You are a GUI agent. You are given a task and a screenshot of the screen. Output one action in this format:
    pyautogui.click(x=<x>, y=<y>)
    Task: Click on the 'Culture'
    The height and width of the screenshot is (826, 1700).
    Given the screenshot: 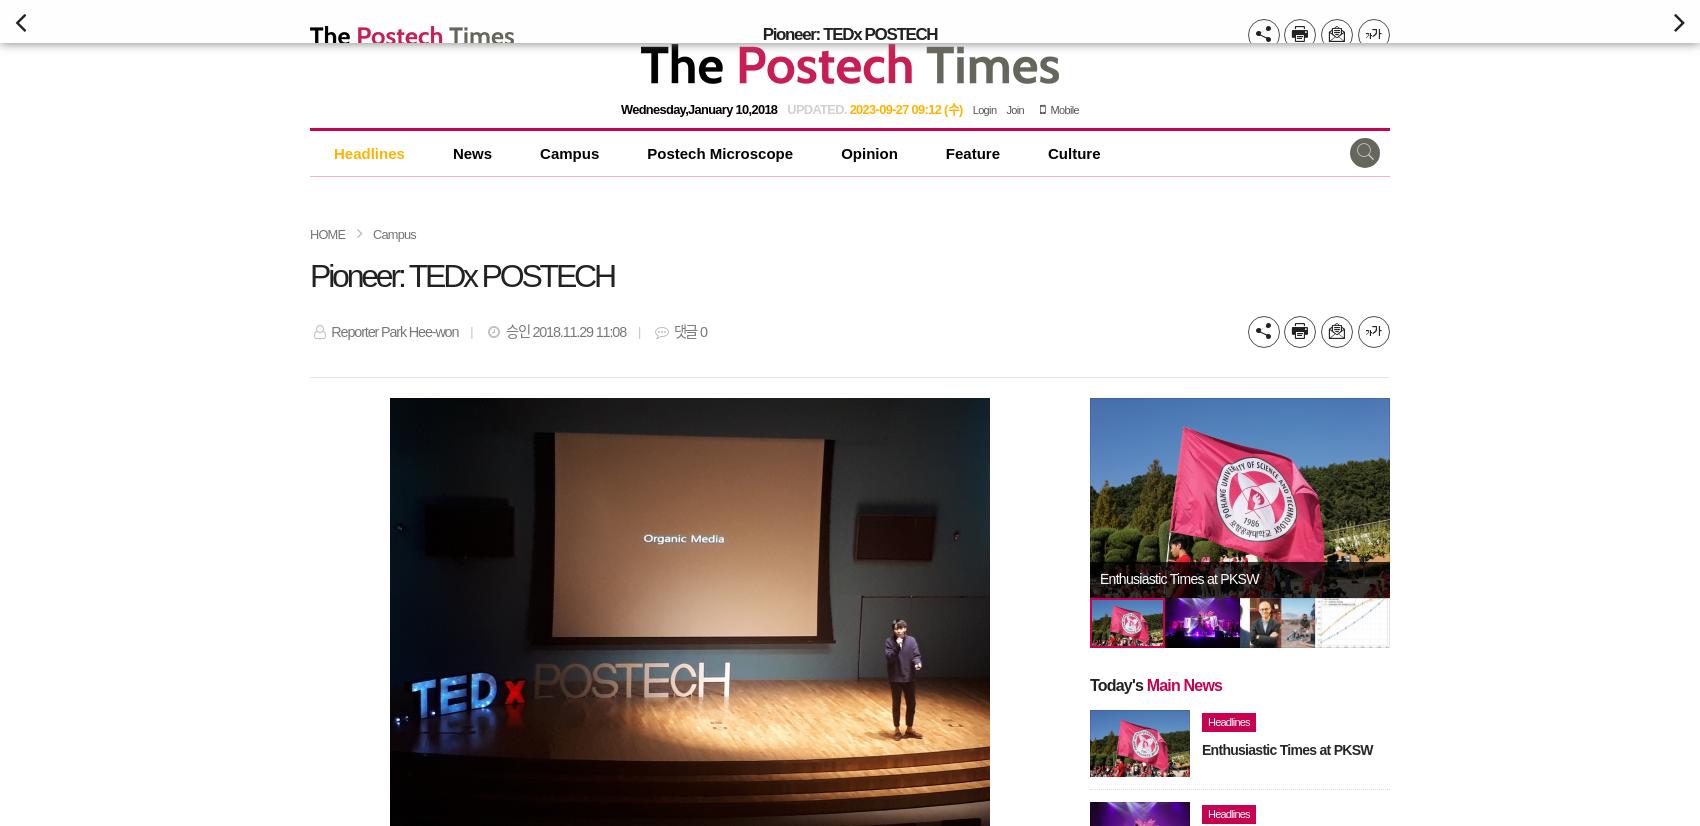 What is the action you would take?
    pyautogui.click(x=1073, y=152)
    